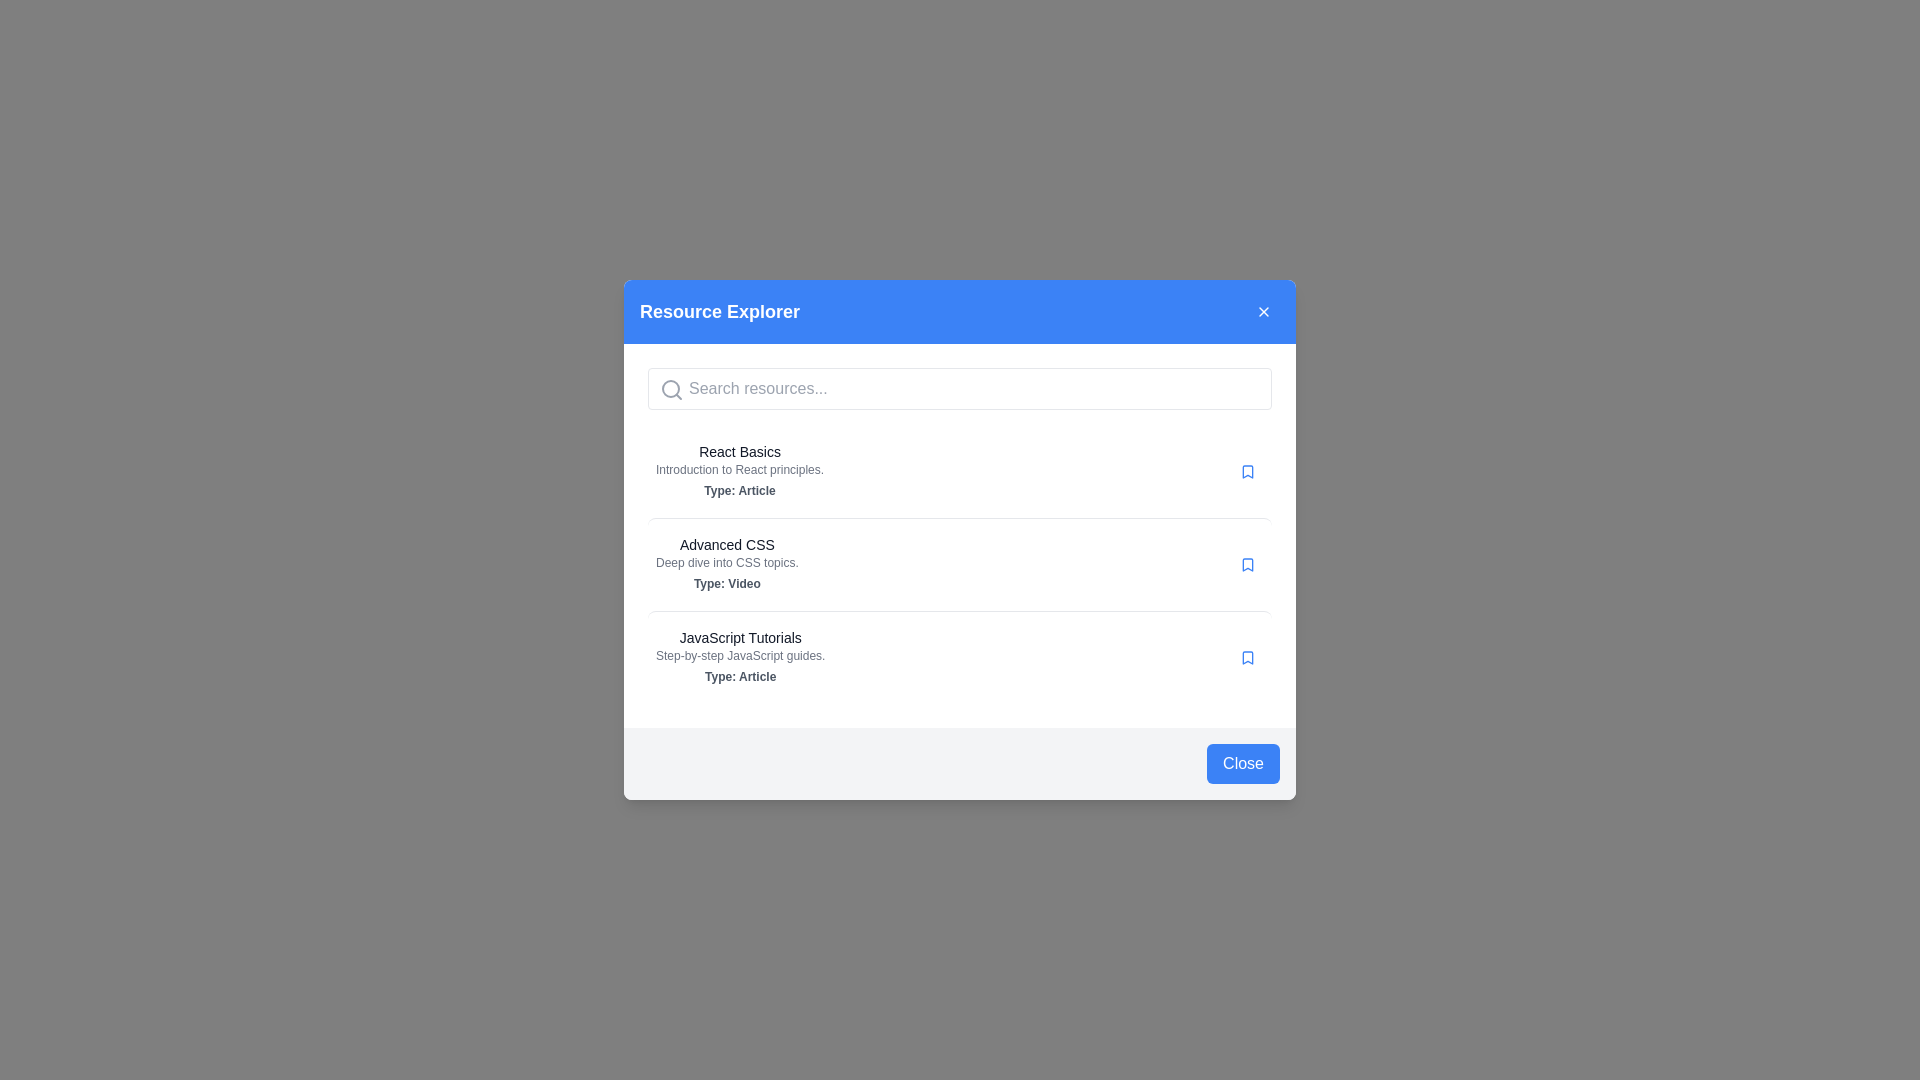 This screenshot has width=1920, height=1080. What do you see at coordinates (739, 655) in the screenshot?
I see `description provided by the Text label located below the title 'JavaScript Tutorials' and above the label 'Type: Article'` at bounding box center [739, 655].